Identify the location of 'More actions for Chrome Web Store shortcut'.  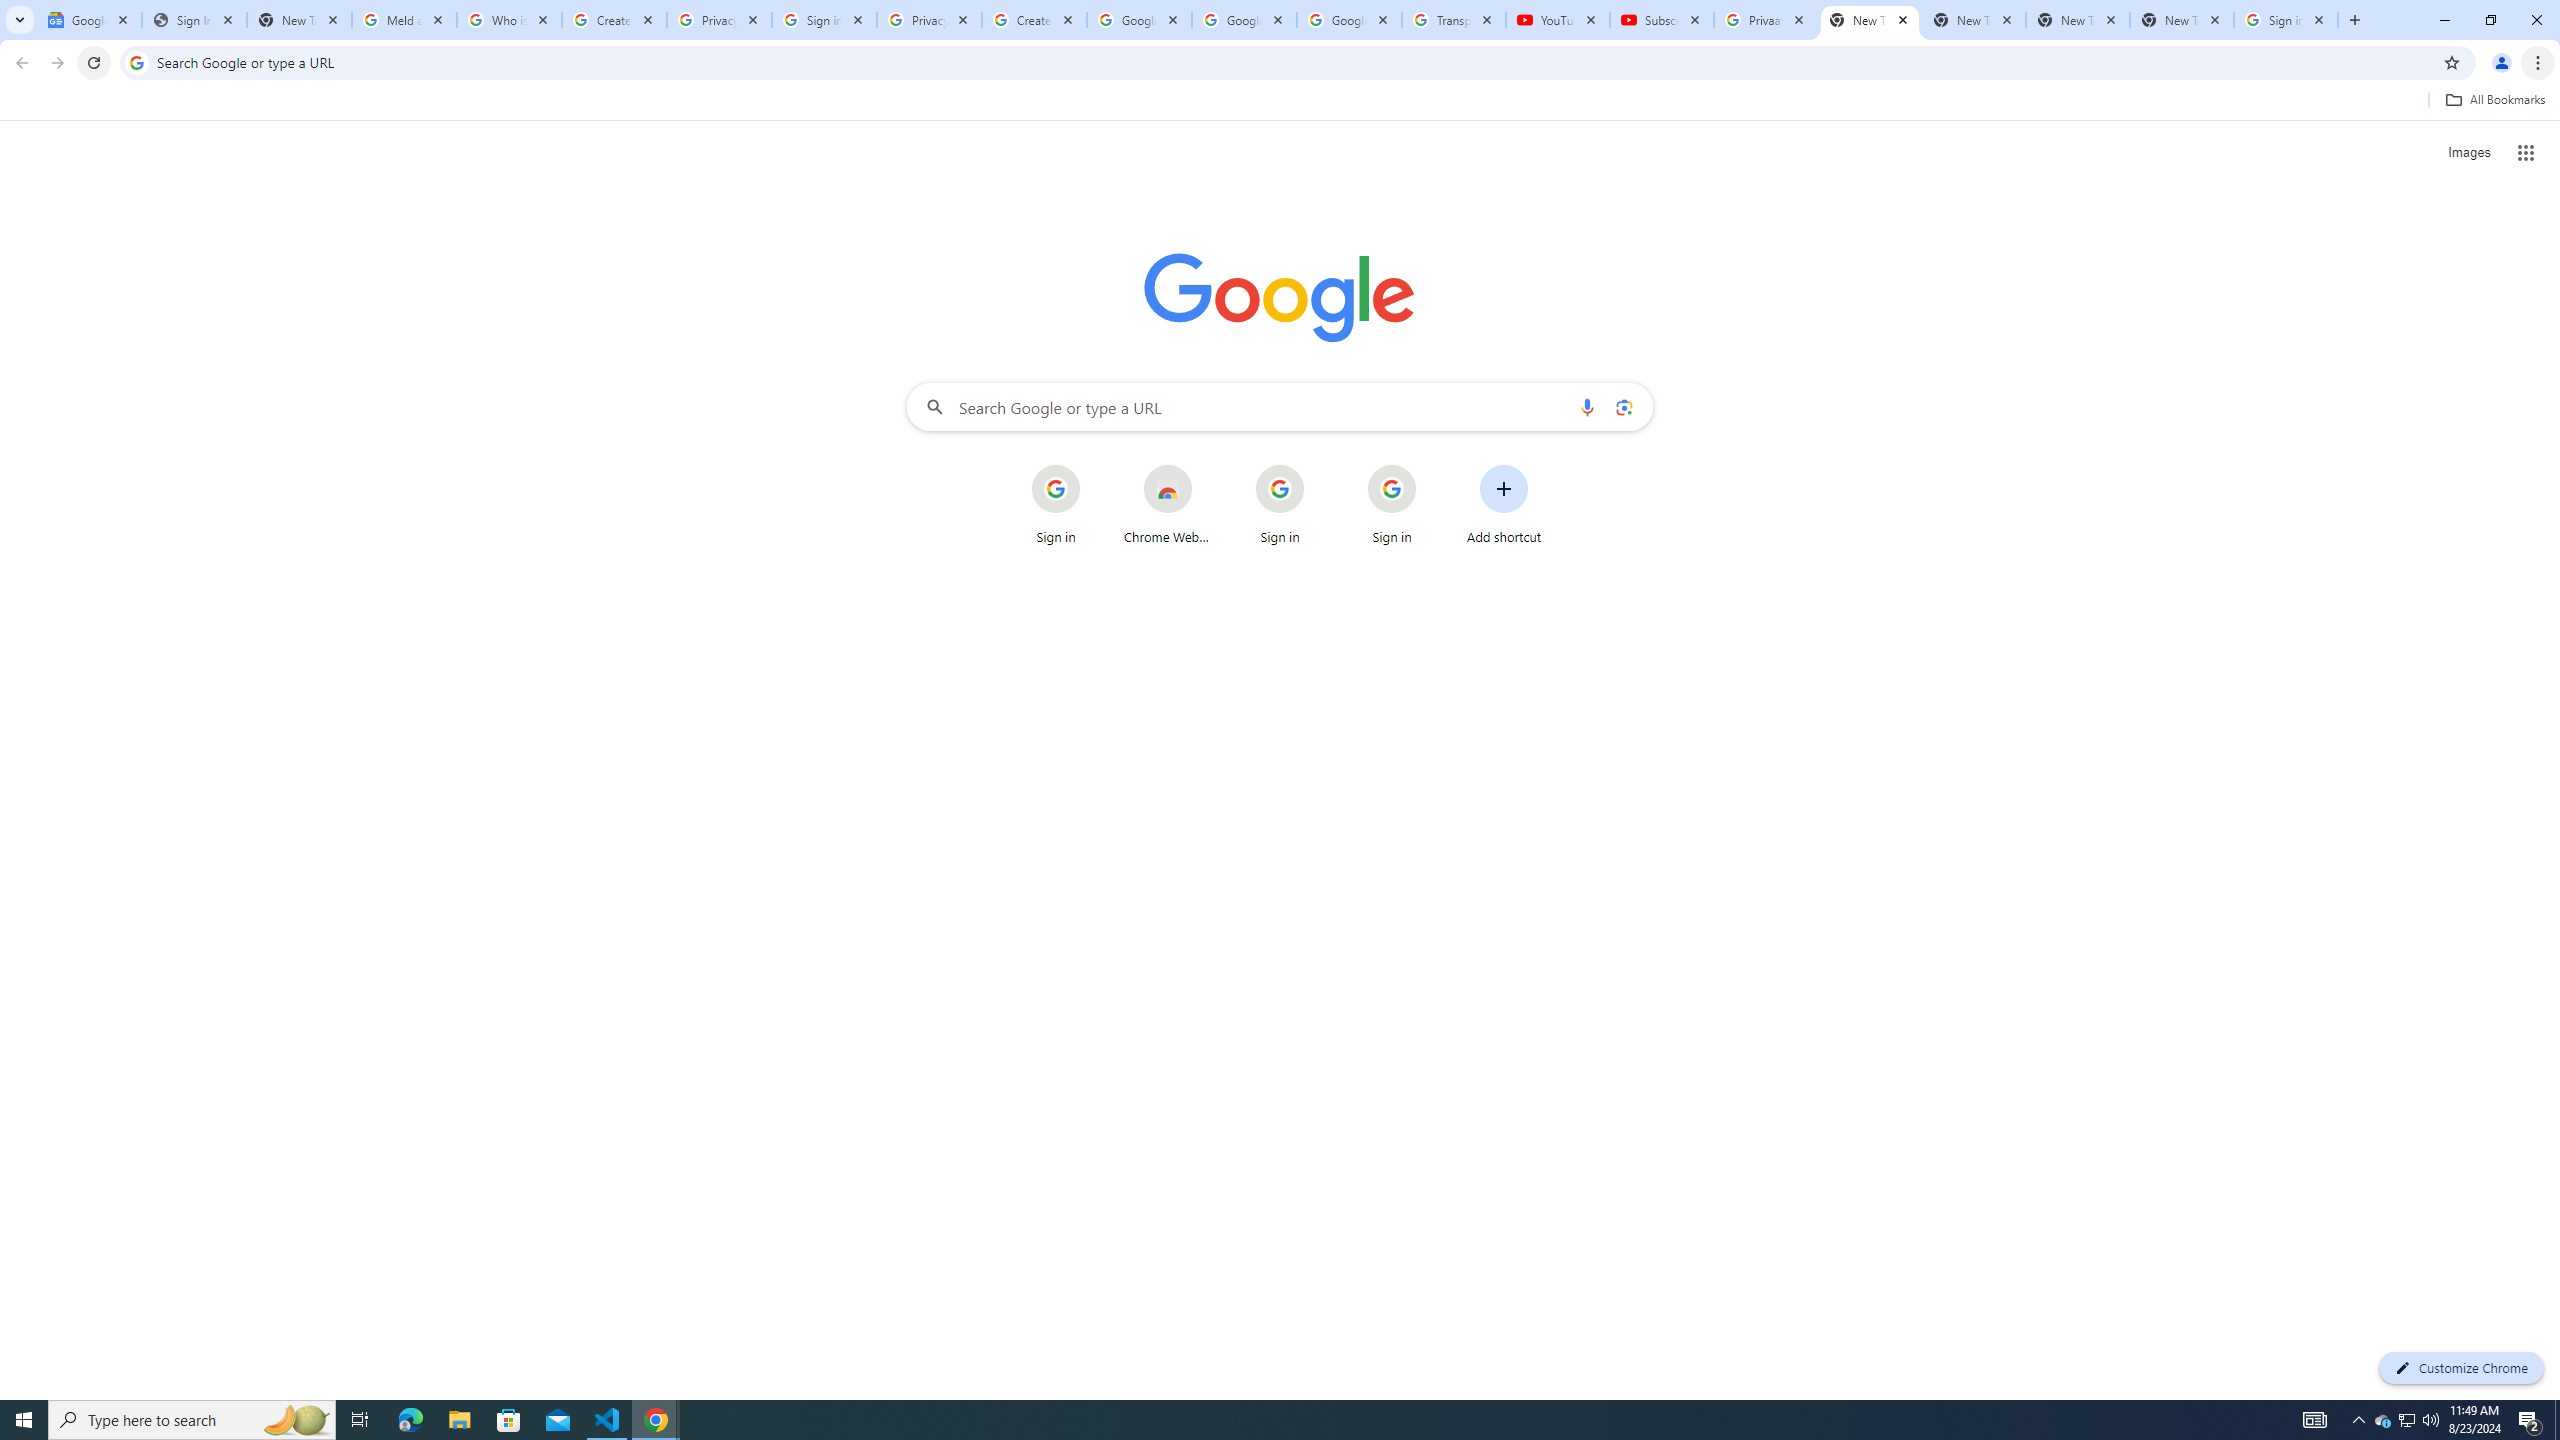
(1206, 467).